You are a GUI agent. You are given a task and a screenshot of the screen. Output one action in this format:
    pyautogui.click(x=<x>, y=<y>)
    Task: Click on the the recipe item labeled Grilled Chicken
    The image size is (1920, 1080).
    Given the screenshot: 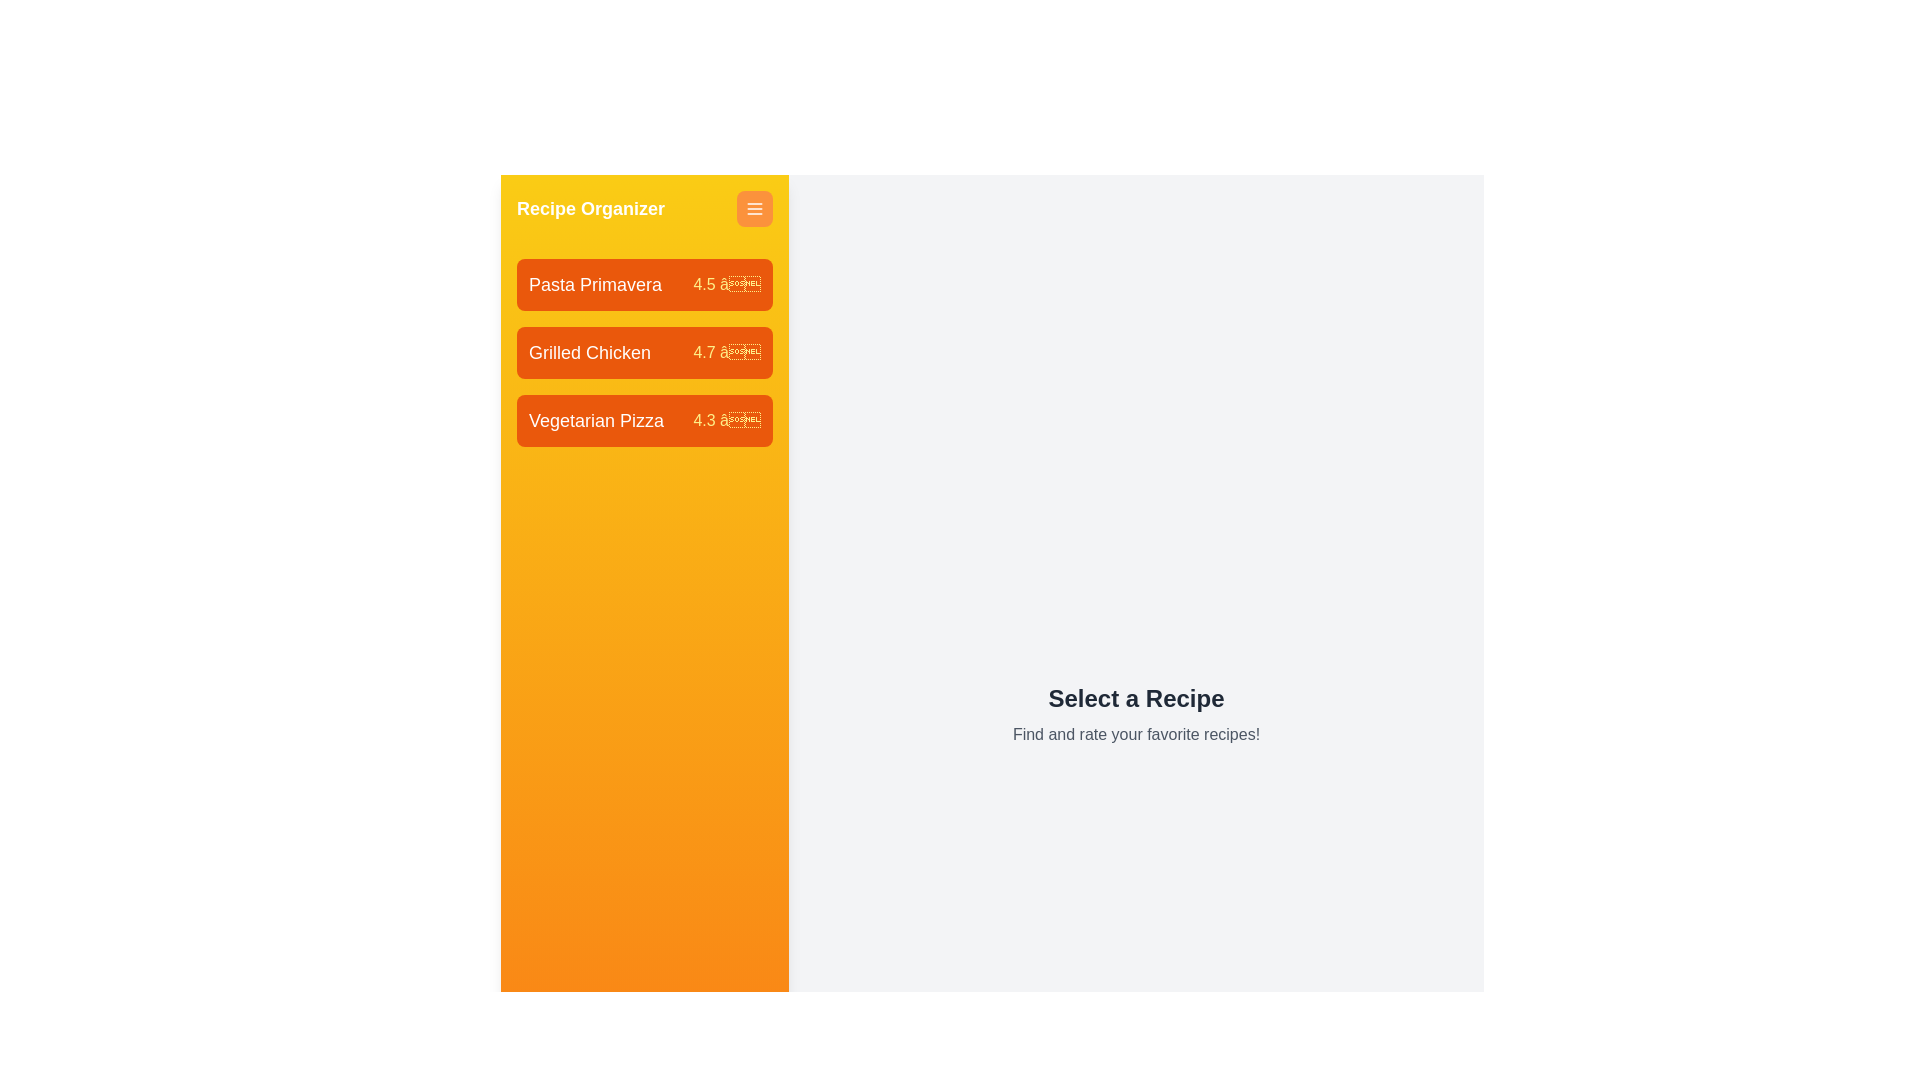 What is the action you would take?
    pyautogui.click(x=644, y=352)
    